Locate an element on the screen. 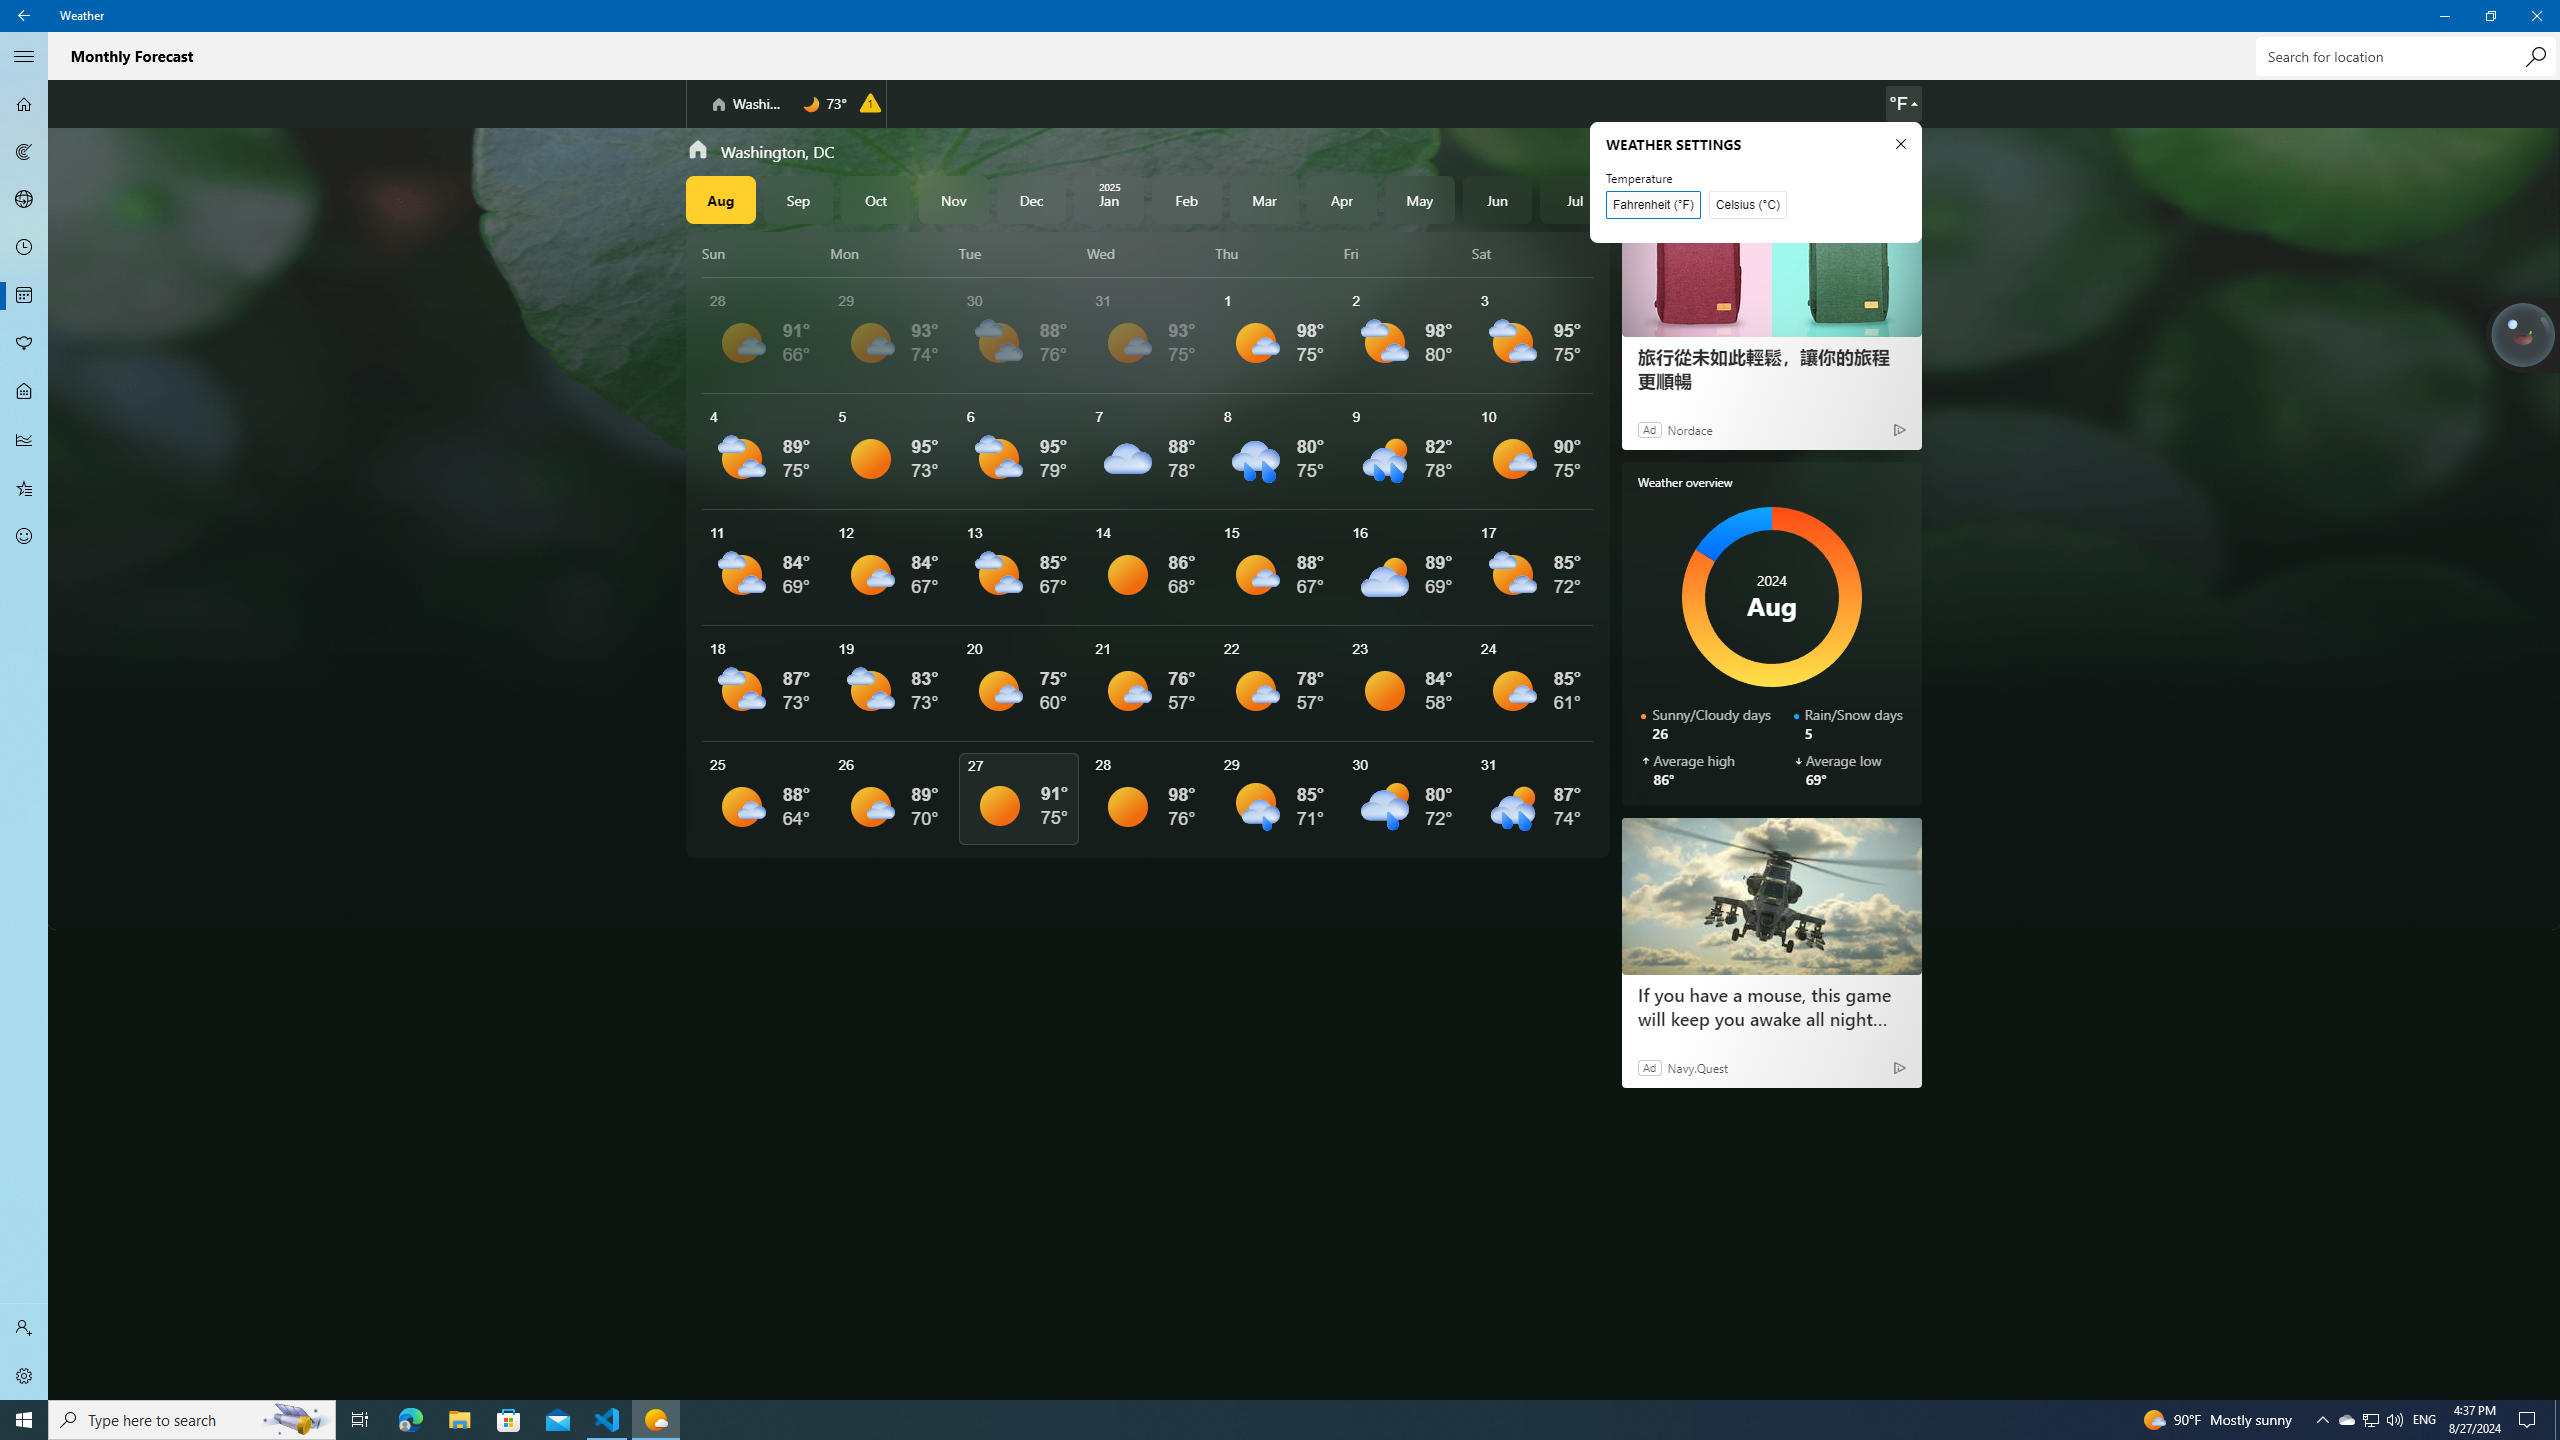 This screenshot has width=2560, height=1440. 'Back' is located at coordinates (24, 15).